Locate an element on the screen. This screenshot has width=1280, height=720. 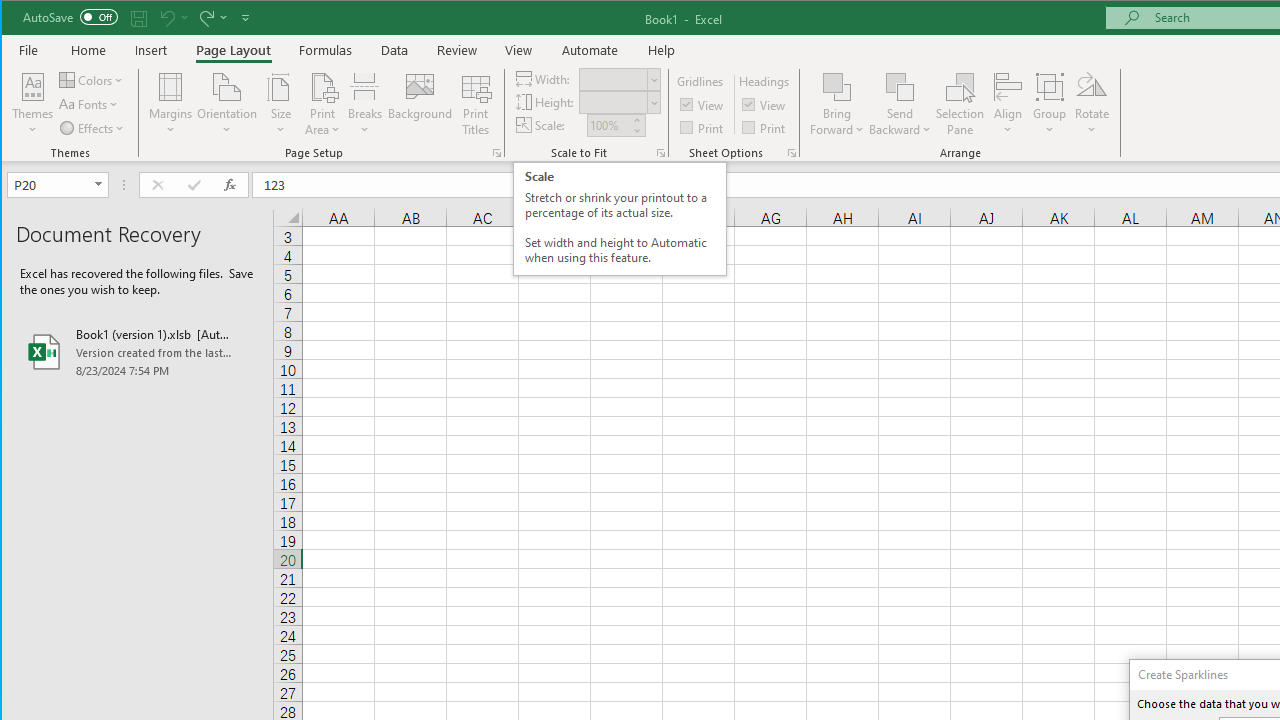
'Review' is located at coordinates (455, 49).